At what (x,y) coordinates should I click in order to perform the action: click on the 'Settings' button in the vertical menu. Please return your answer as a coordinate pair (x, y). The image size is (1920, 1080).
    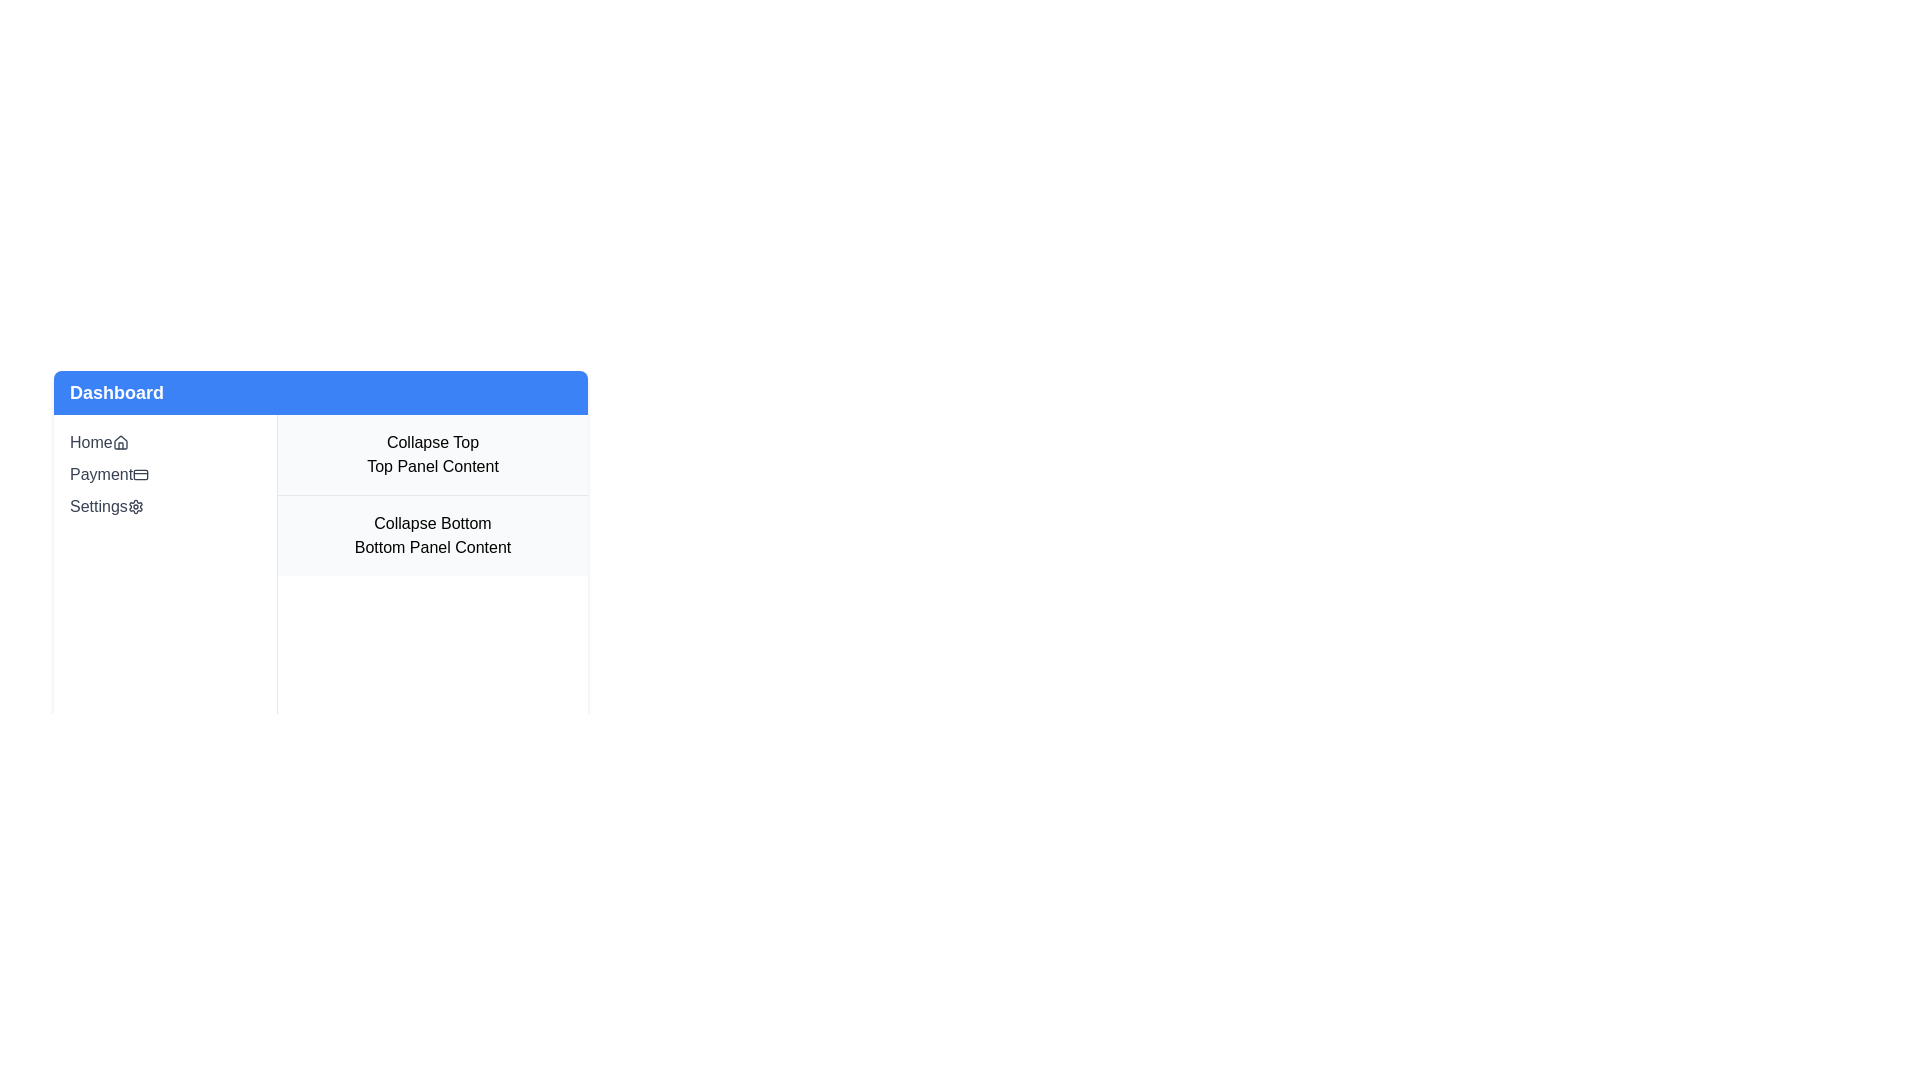
    Looking at the image, I should click on (165, 505).